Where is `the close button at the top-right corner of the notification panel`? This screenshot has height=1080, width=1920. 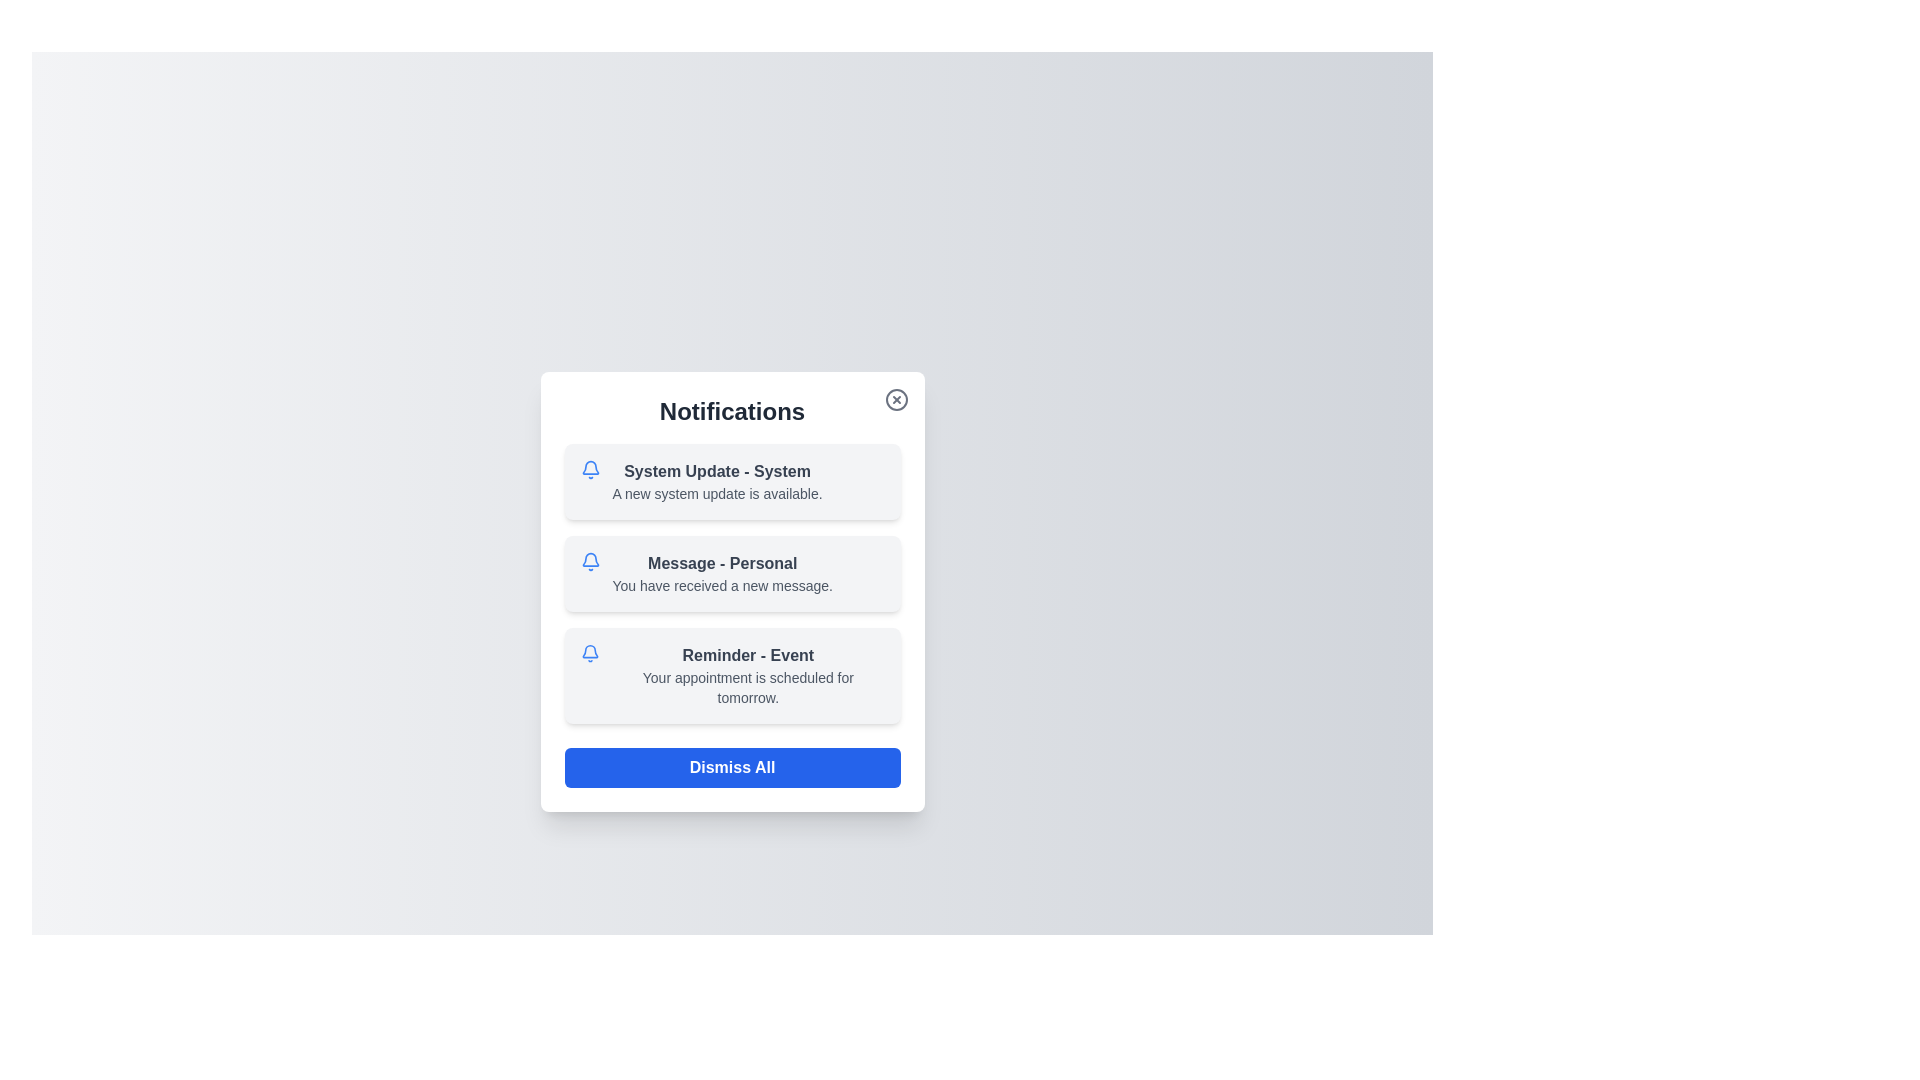
the close button at the top-right corner of the notification panel is located at coordinates (895, 400).